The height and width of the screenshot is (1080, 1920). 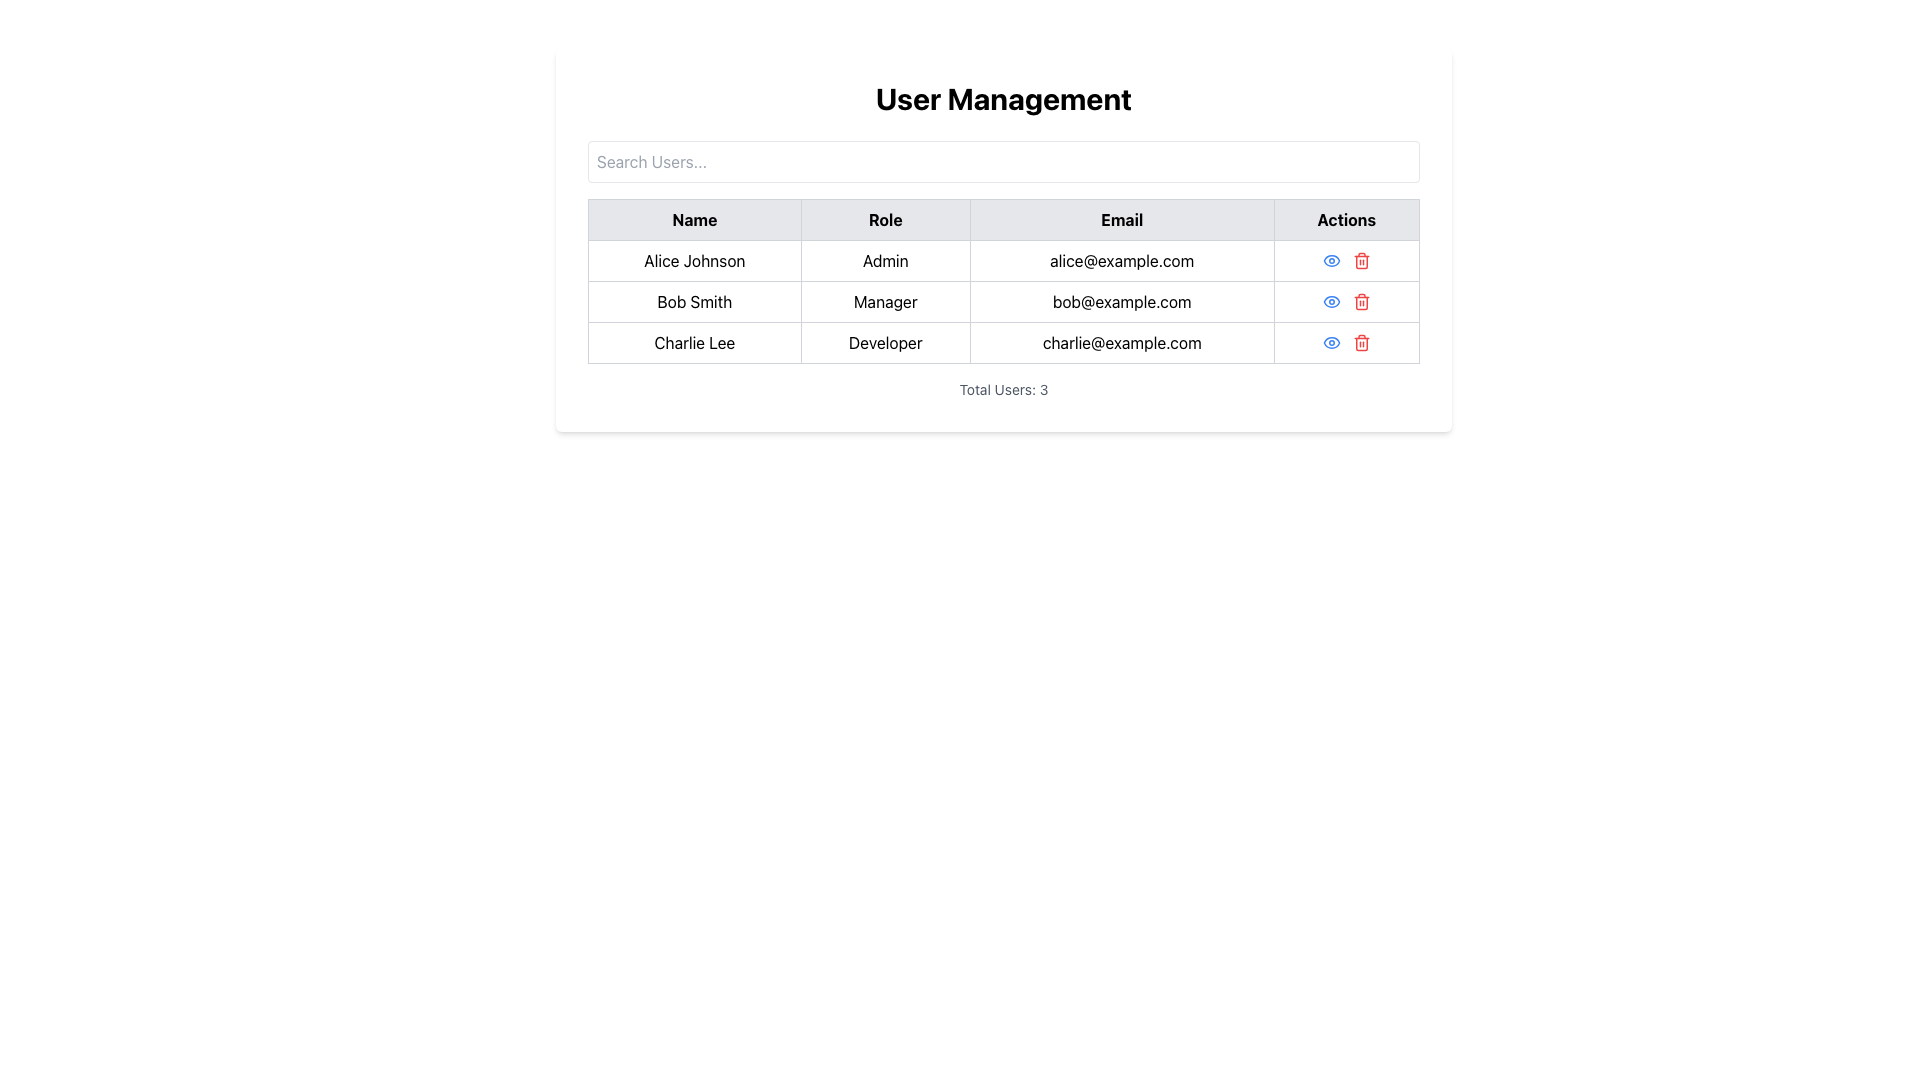 What do you see at coordinates (1346, 301) in the screenshot?
I see `the group of interactive icons` at bounding box center [1346, 301].